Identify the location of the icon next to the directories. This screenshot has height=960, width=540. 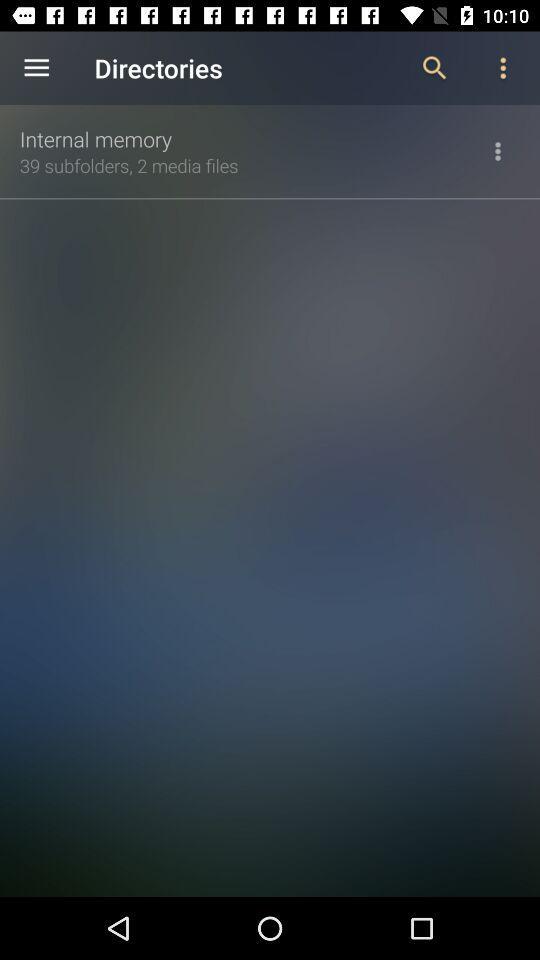
(36, 68).